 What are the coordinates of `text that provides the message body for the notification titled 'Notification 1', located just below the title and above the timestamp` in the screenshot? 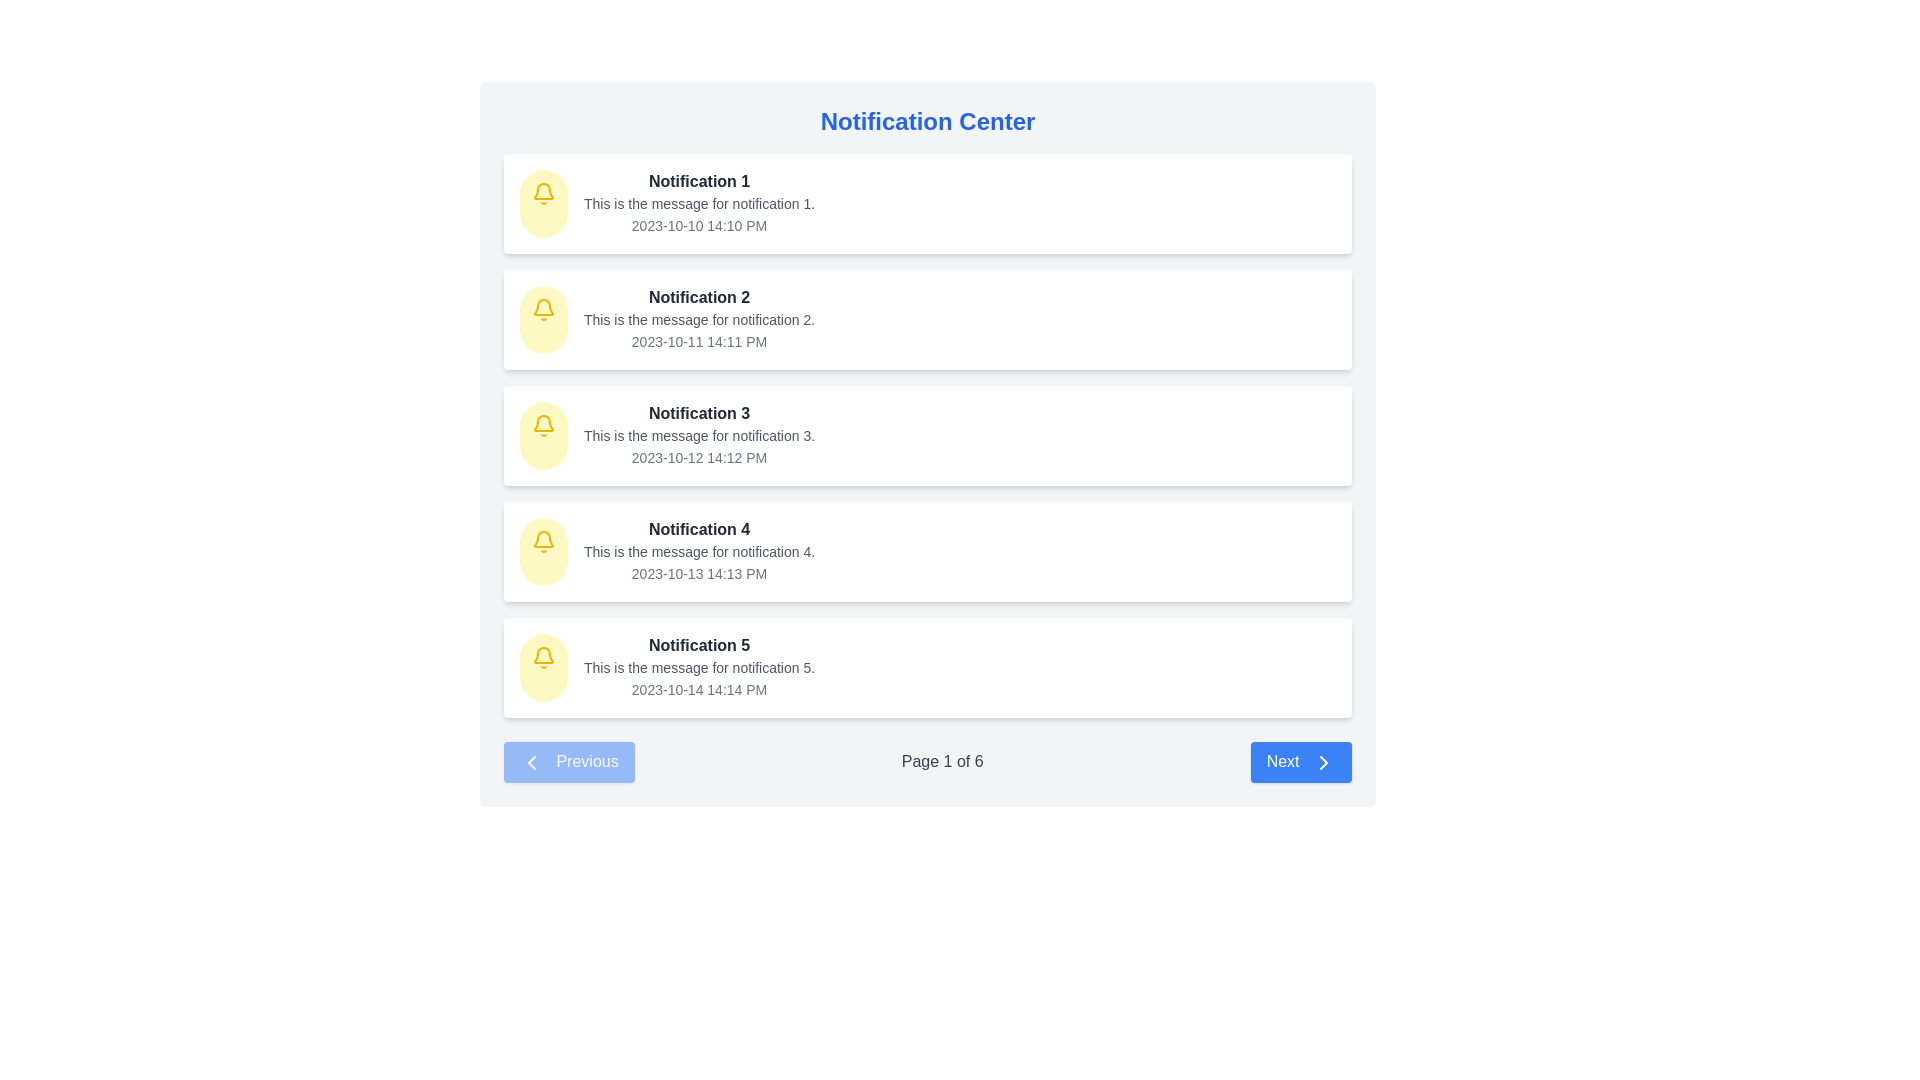 It's located at (699, 204).